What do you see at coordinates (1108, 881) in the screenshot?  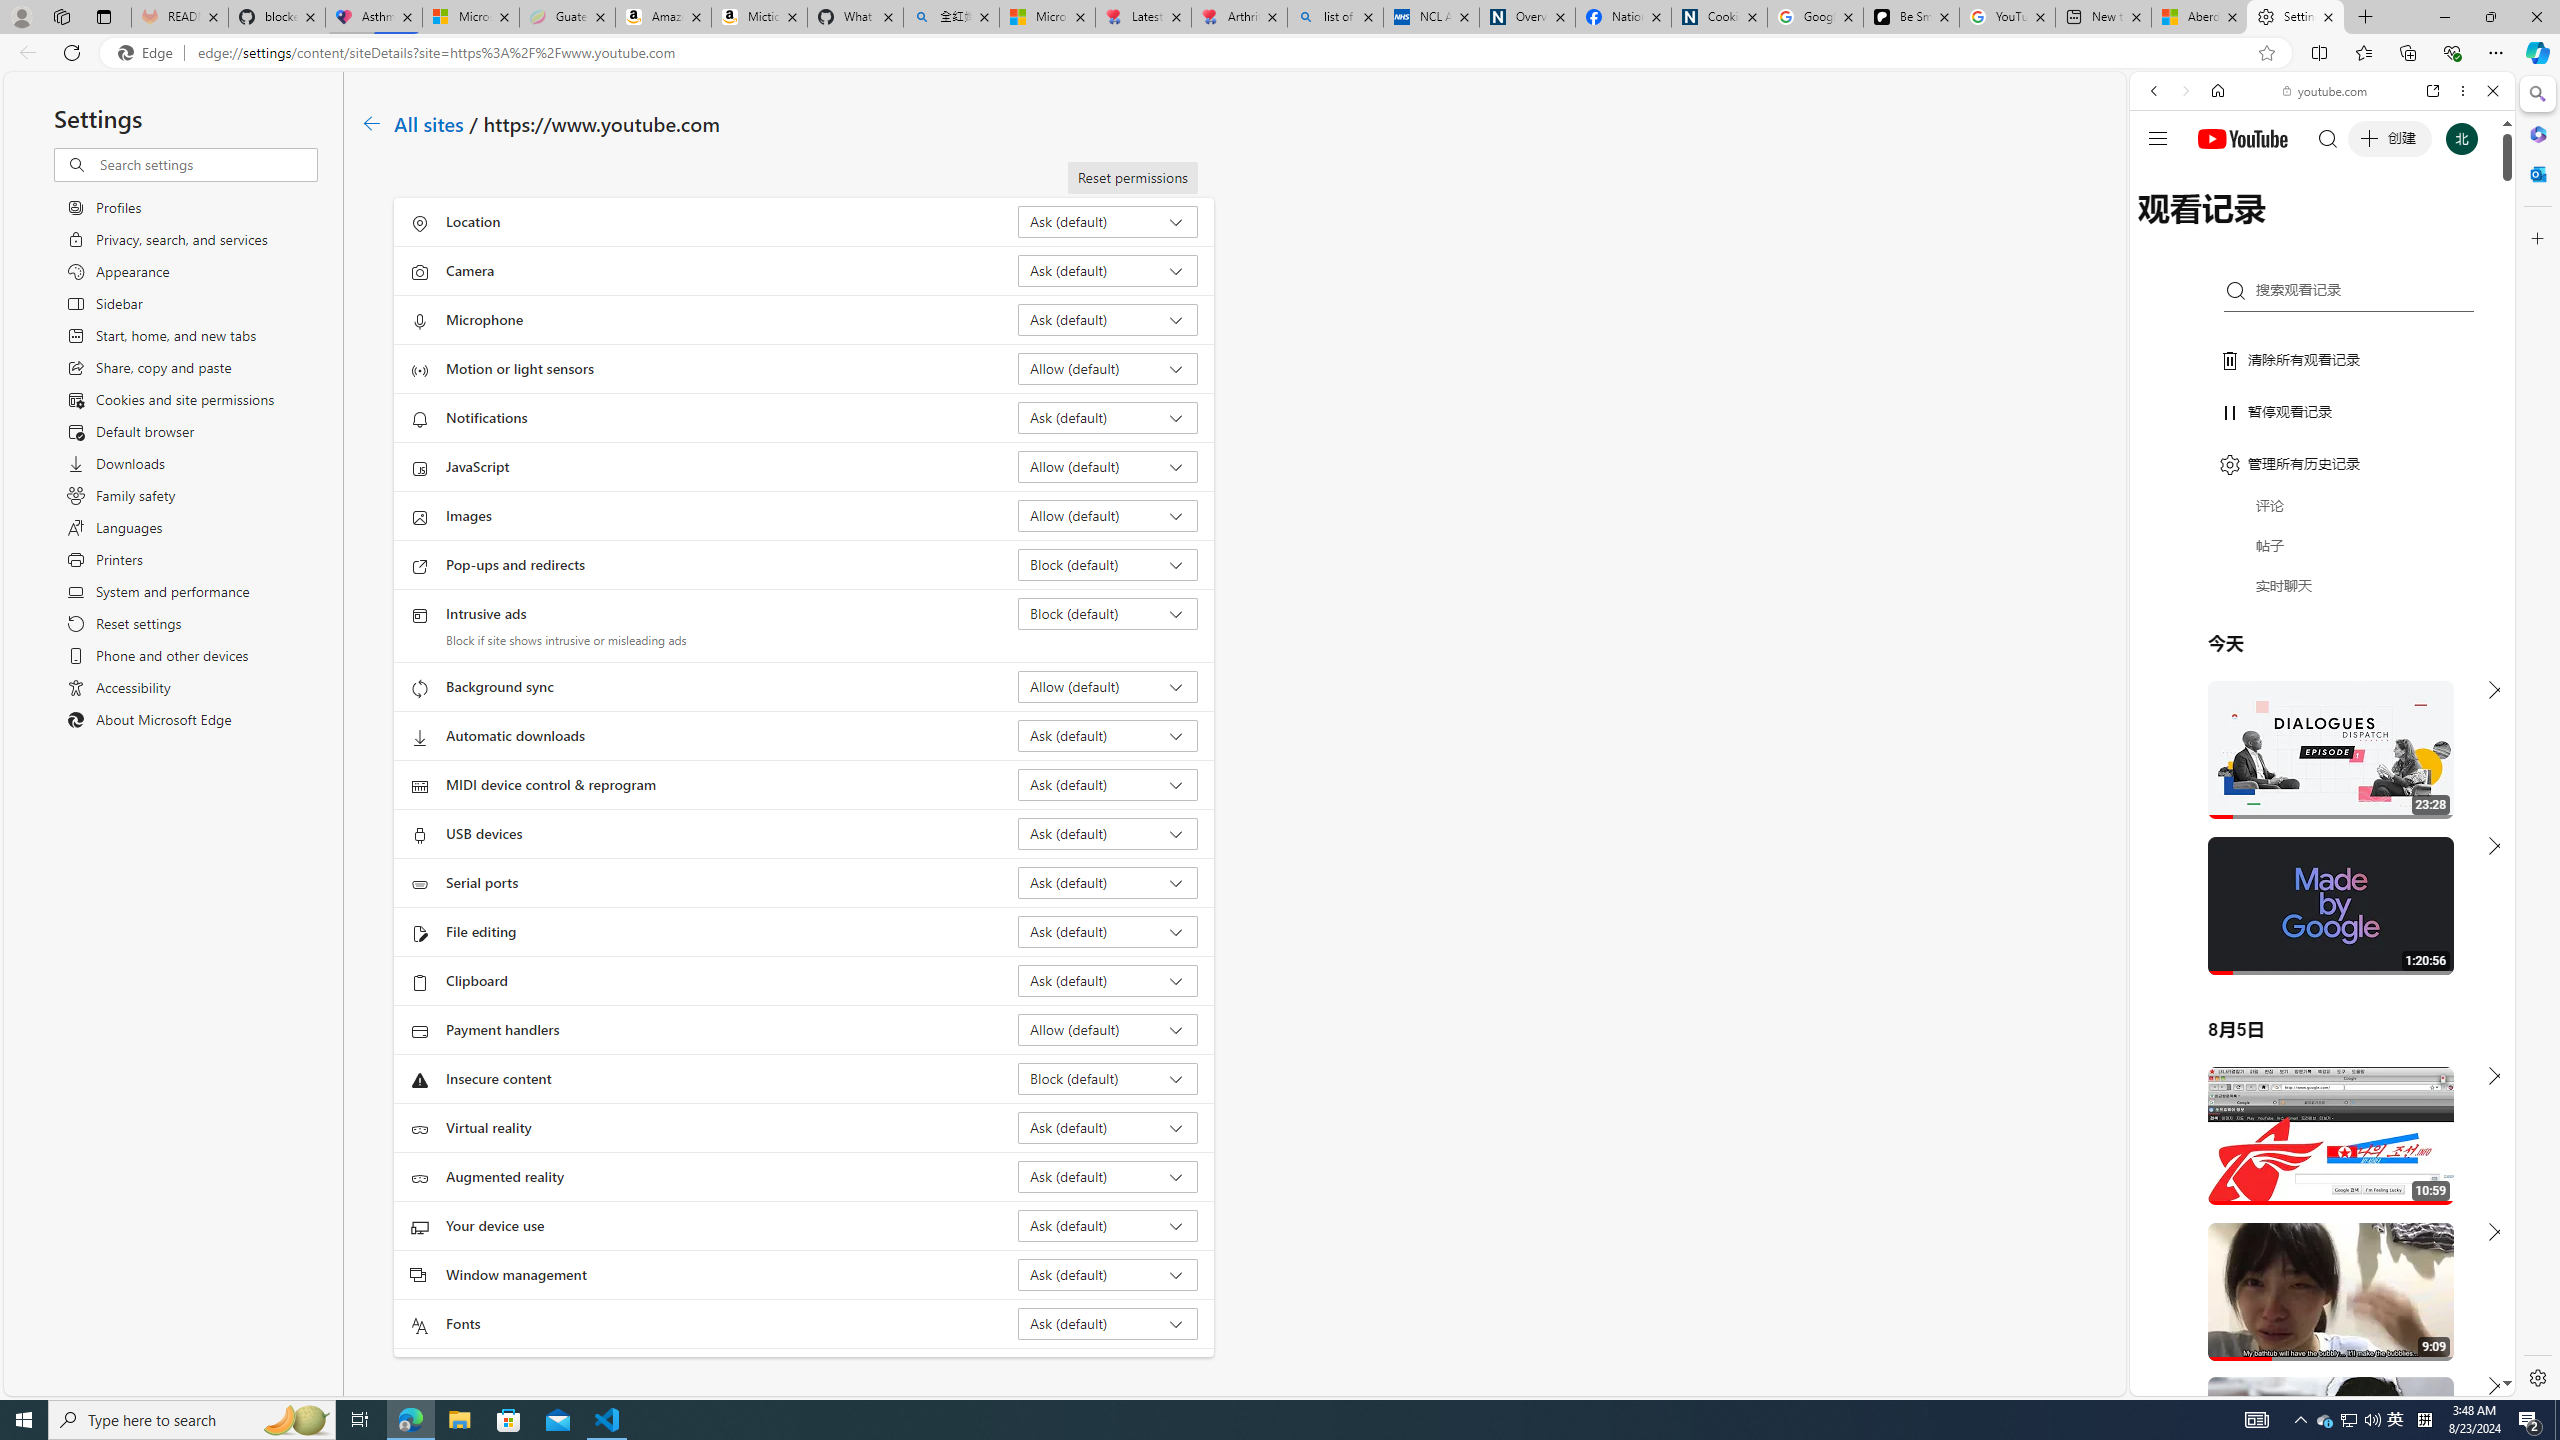 I see `'Serial ports Ask (default)'` at bounding box center [1108, 881].